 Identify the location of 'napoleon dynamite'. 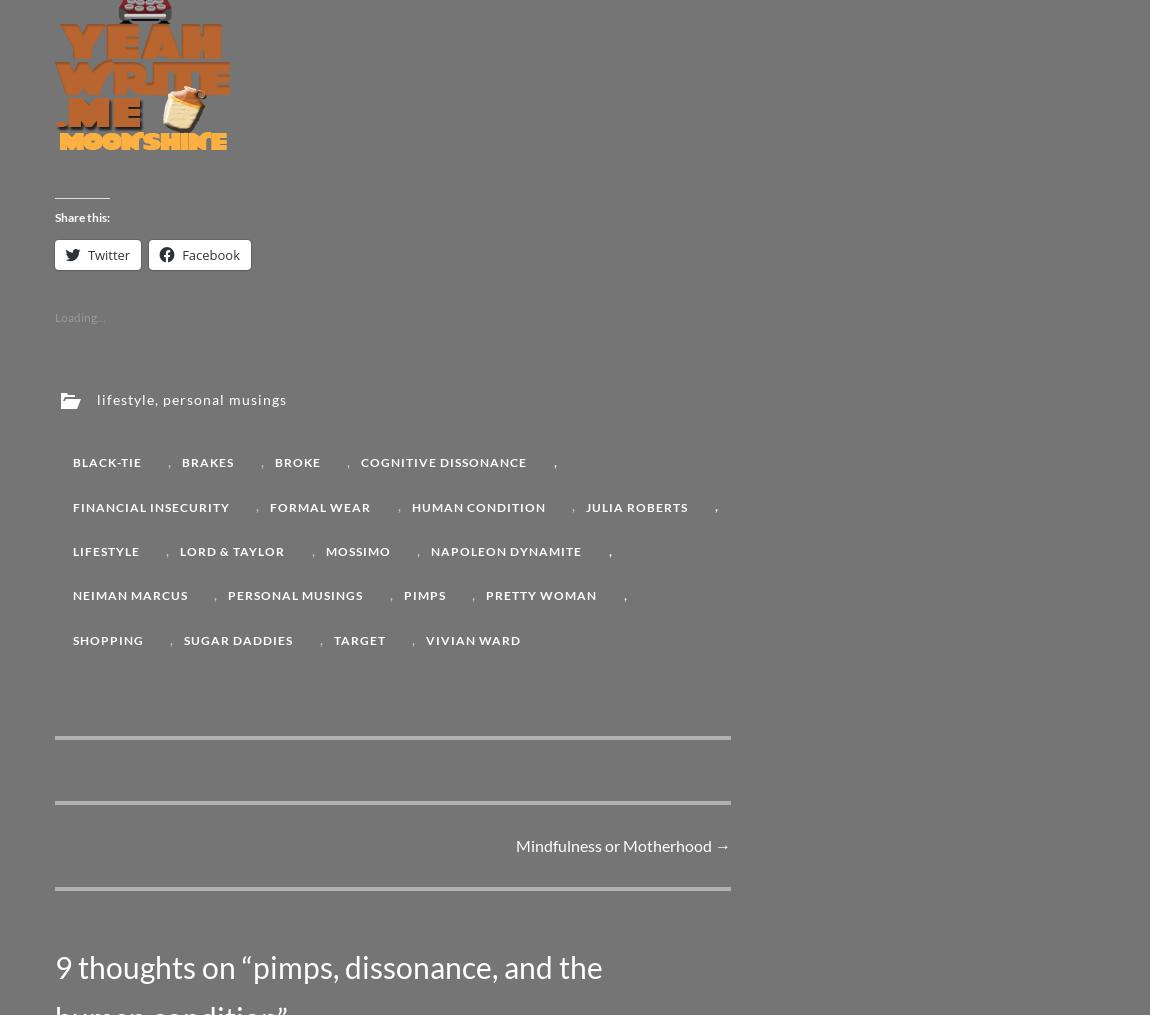
(506, 550).